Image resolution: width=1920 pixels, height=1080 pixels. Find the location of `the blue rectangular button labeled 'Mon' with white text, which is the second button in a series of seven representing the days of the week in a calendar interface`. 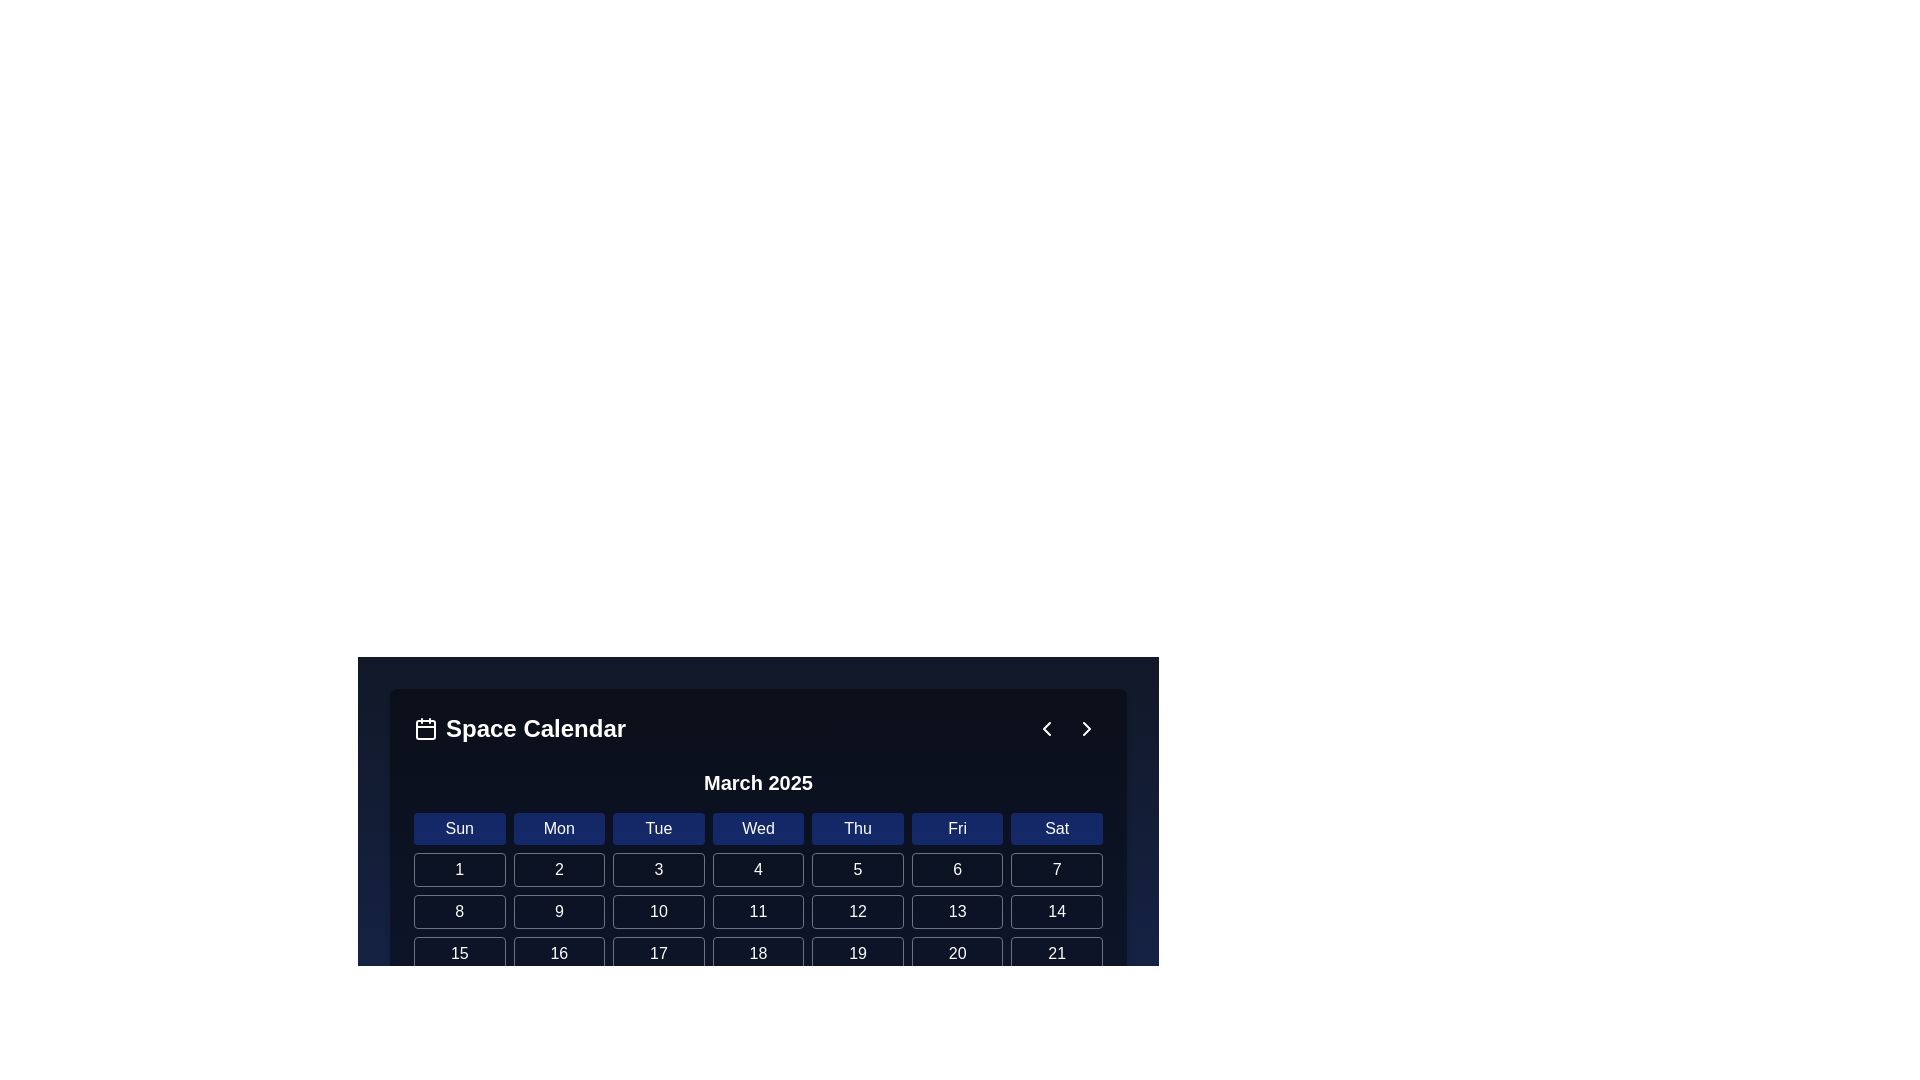

the blue rectangular button labeled 'Mon' with white text, which is the second button in a series of seven representing the days of the week in a calendar interface is located at coordinates (559, 829).